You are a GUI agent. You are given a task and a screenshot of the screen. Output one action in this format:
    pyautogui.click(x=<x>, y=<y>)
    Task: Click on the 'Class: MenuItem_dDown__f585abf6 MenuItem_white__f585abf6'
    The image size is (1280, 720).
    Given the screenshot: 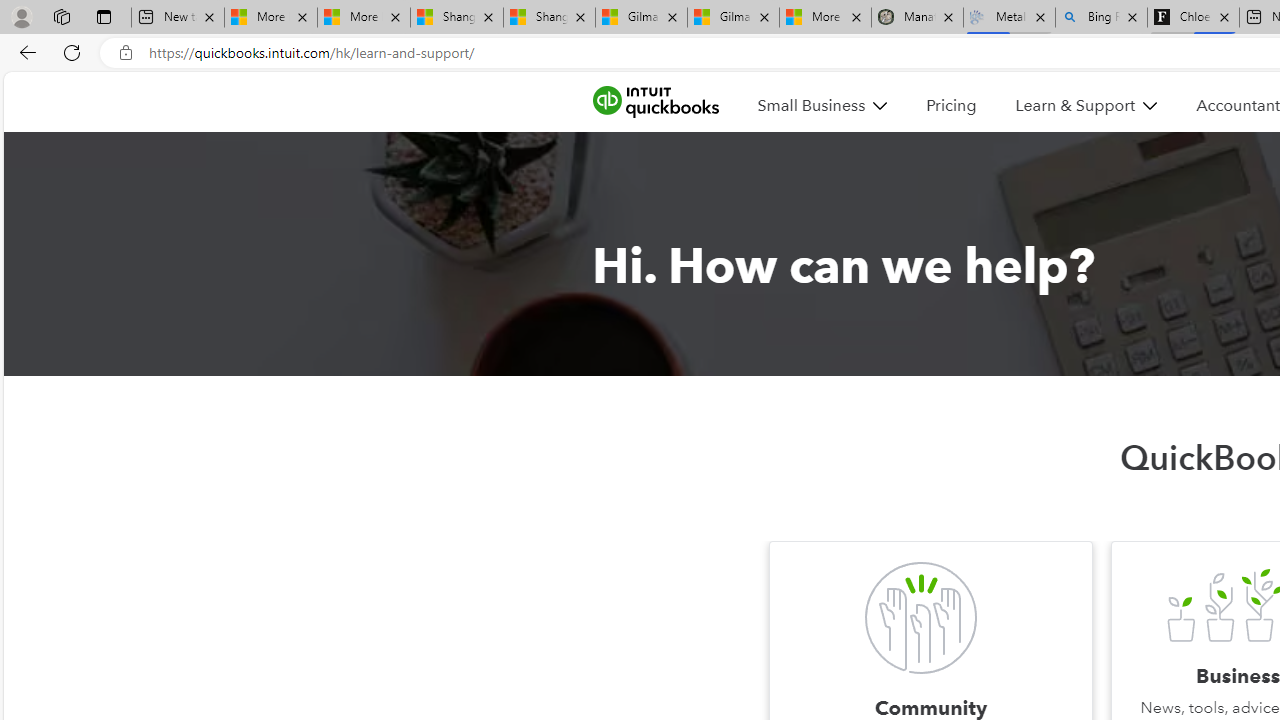 What is the action you would take?
    pyautogui.click(x=1150, y=106)
    